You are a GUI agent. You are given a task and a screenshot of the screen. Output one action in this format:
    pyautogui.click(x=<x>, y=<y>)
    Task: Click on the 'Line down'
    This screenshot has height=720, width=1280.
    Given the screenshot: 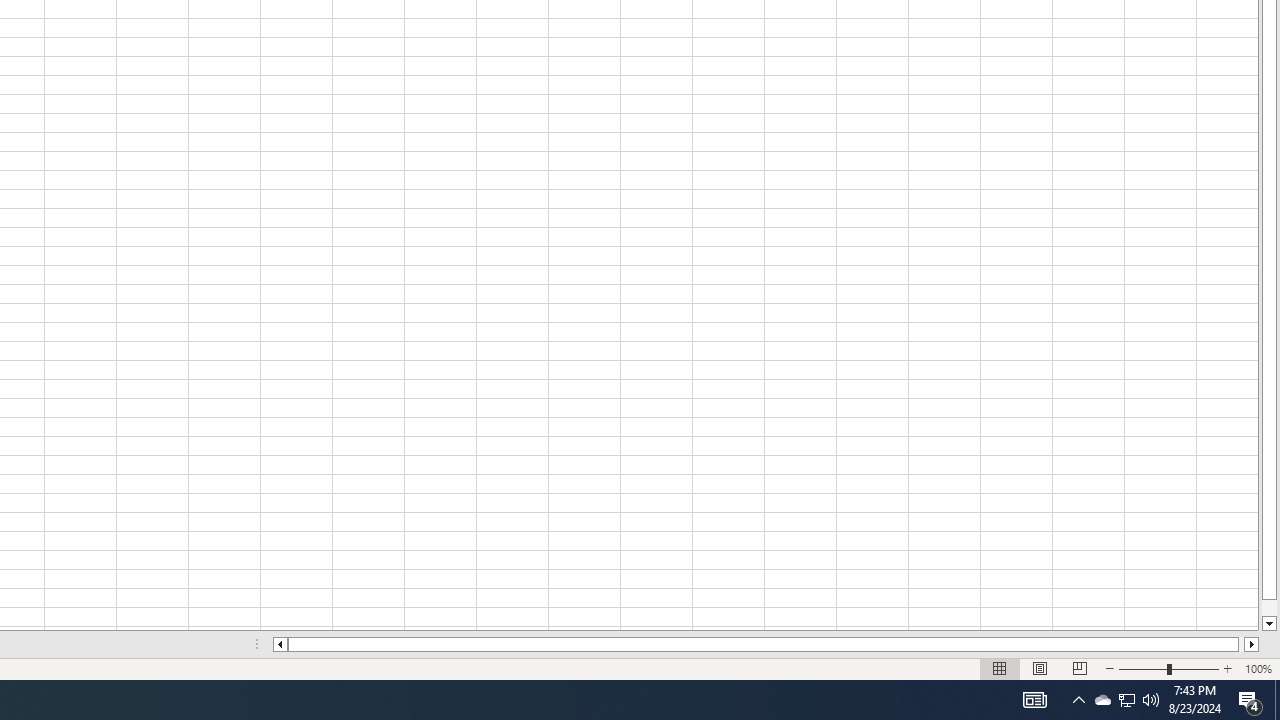 What is the action you would take?
    pyautogui.click(x=1268, y=623)
    